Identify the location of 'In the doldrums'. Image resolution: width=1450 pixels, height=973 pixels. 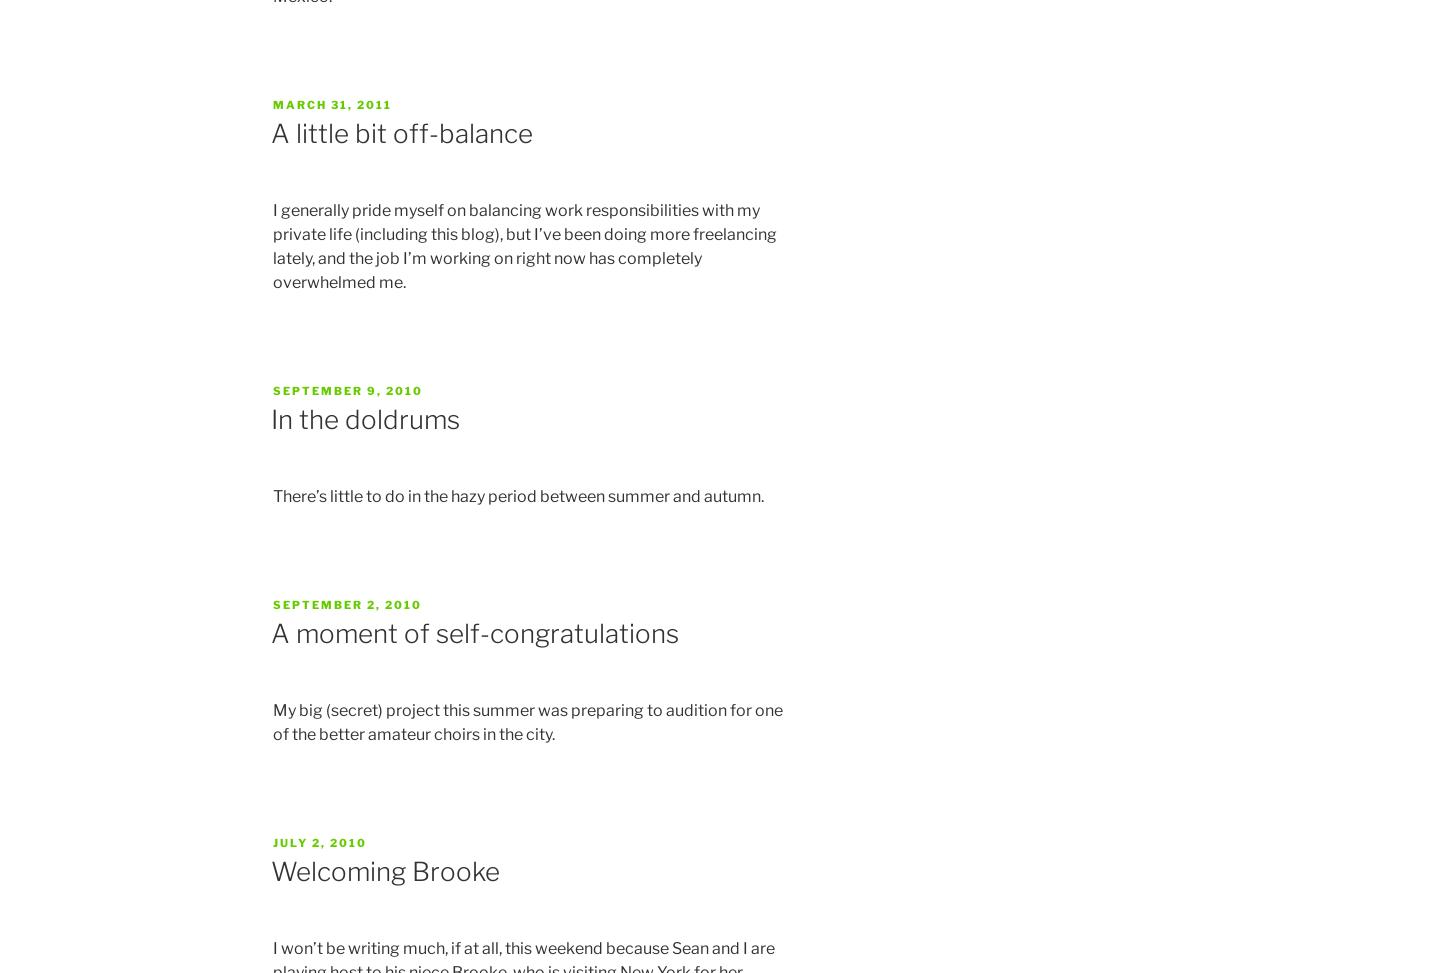
(271, 418).